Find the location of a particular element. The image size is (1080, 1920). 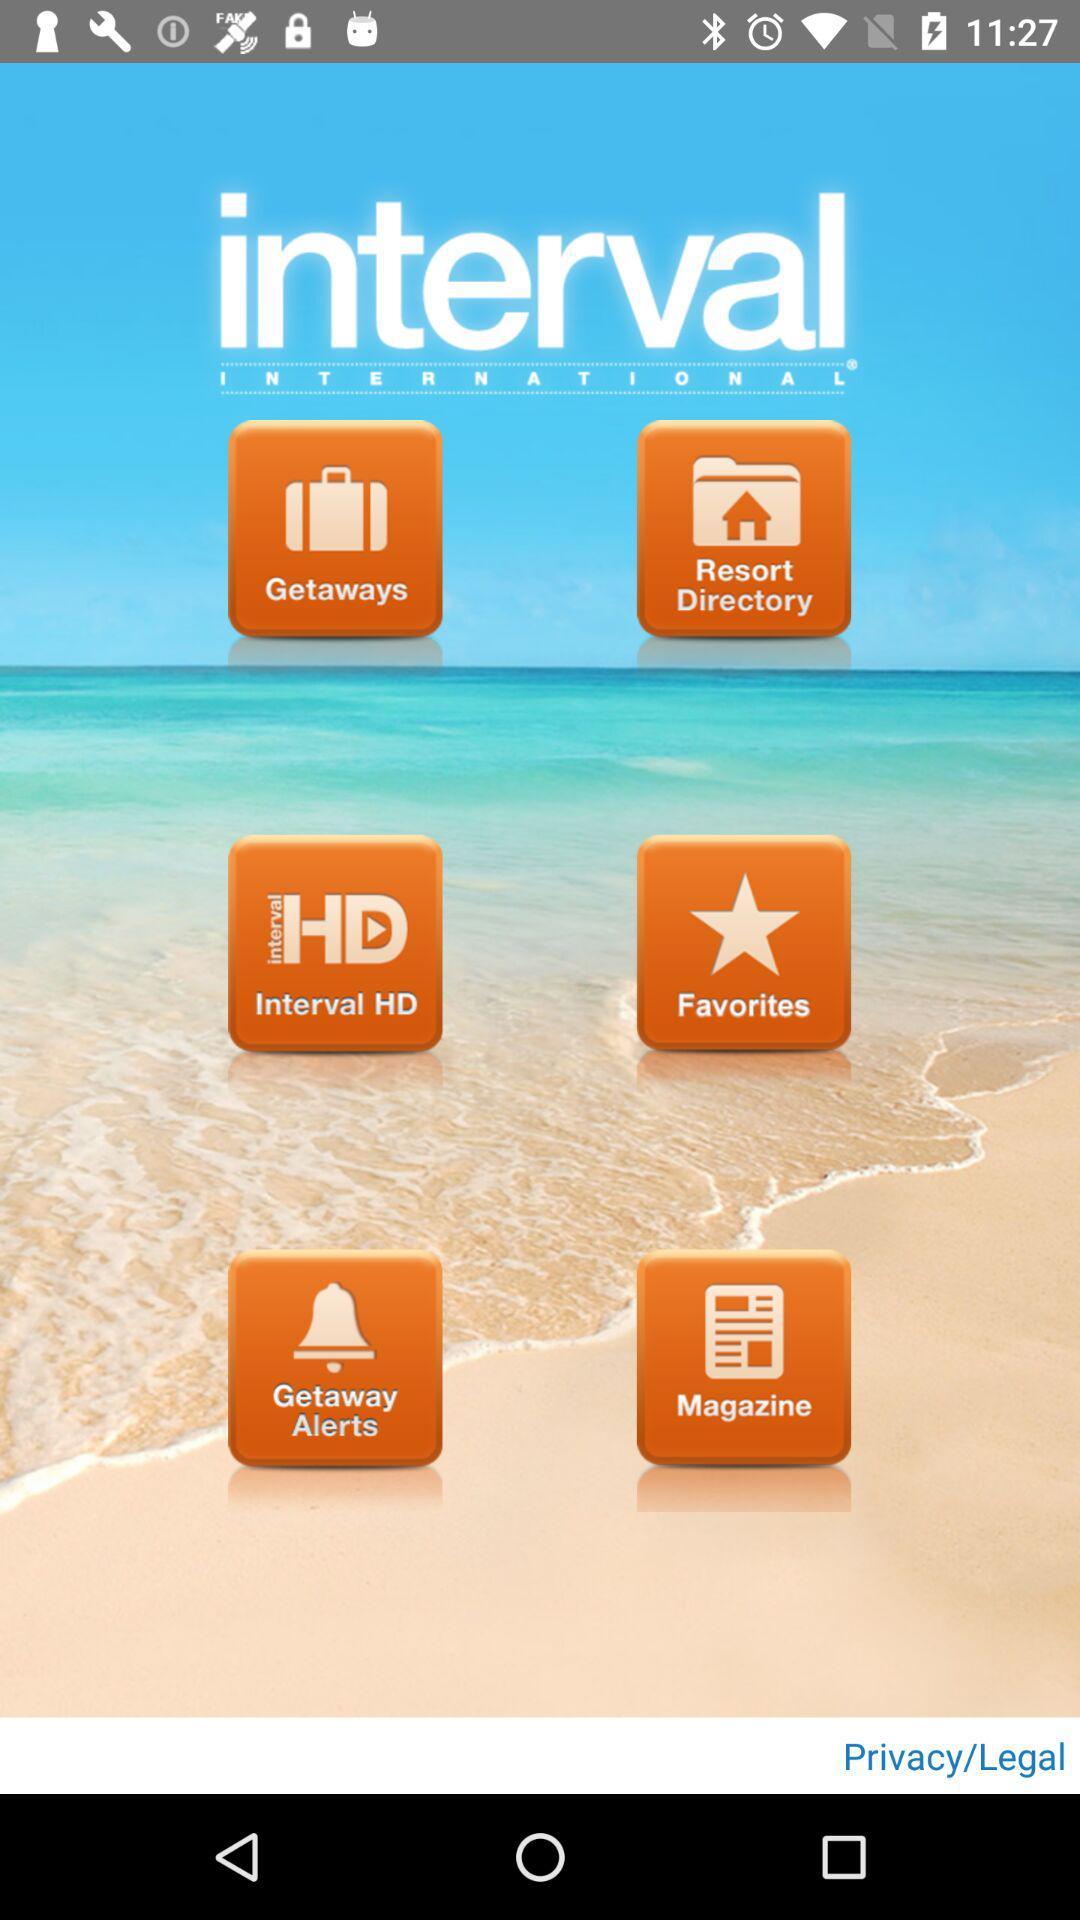

click for resort directory is located at coordinates (744, 551).